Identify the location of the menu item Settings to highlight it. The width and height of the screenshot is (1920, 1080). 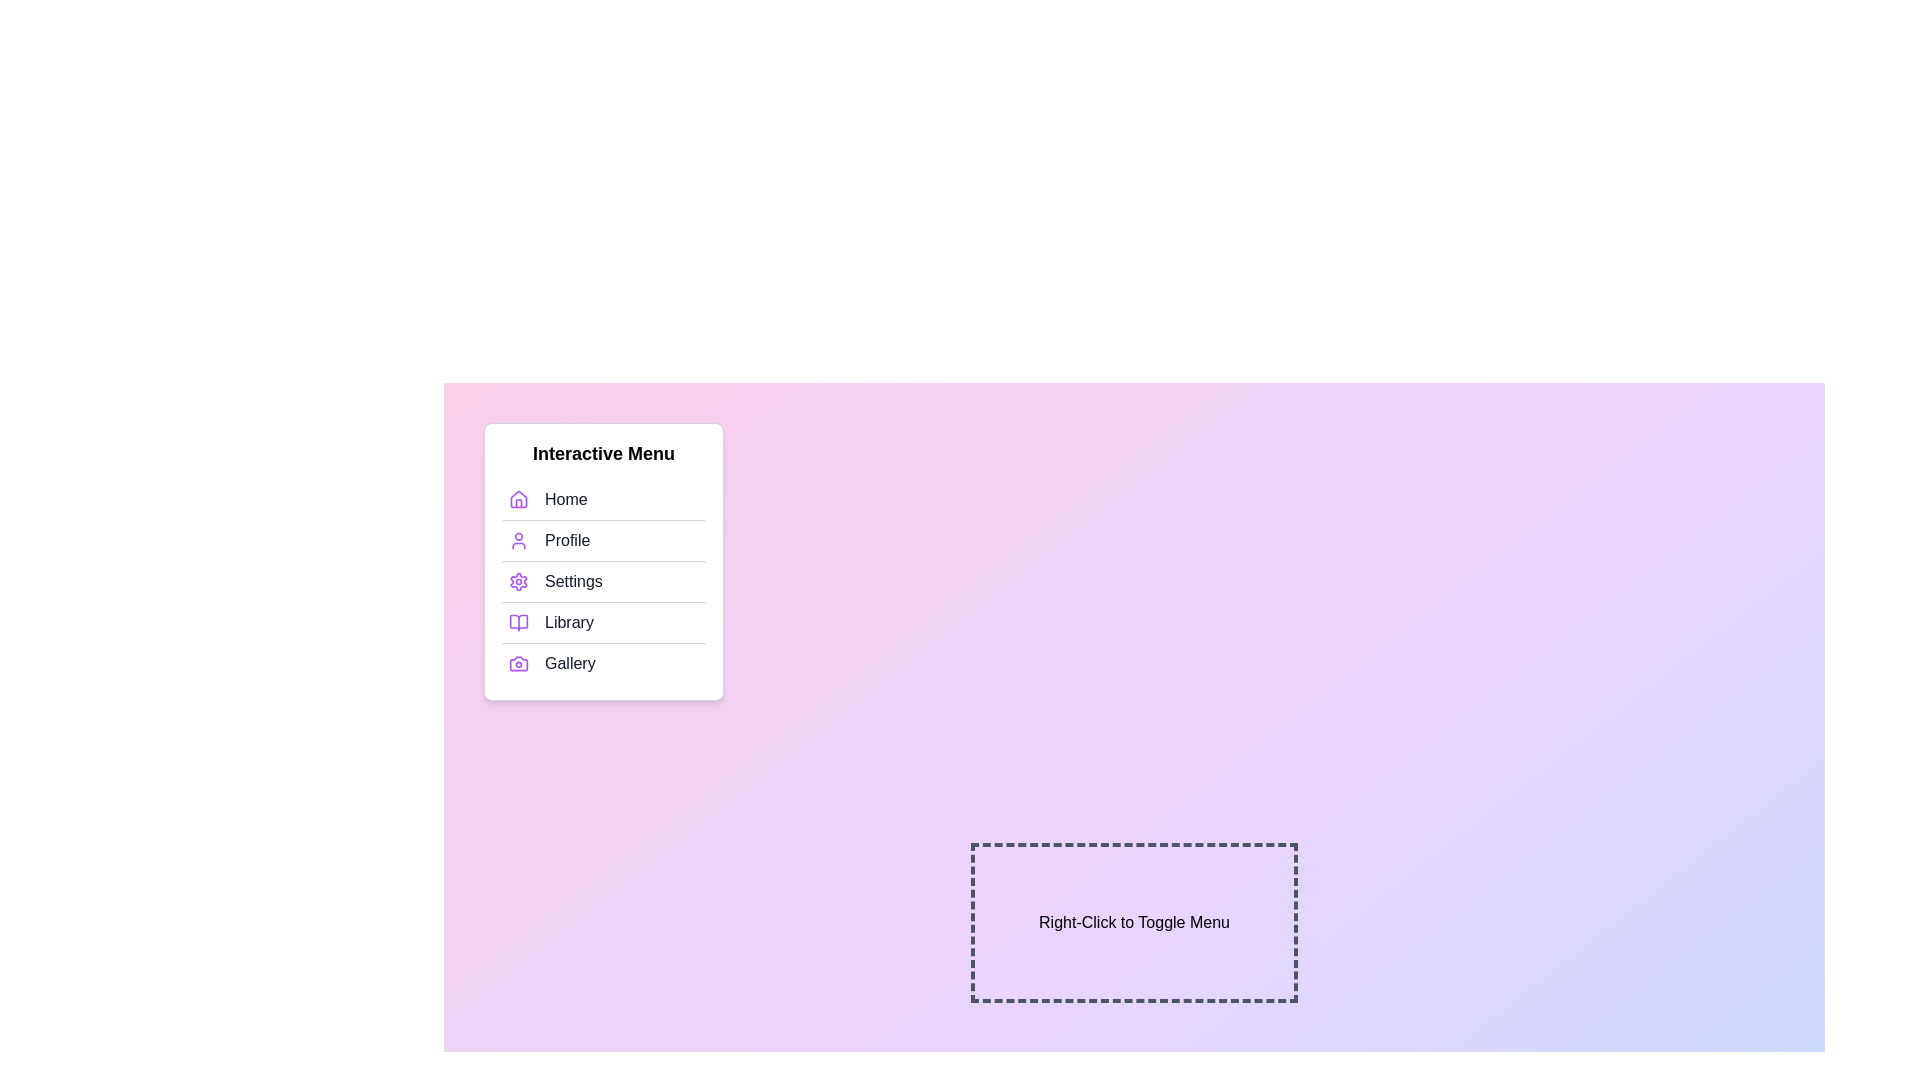
(603, 581).